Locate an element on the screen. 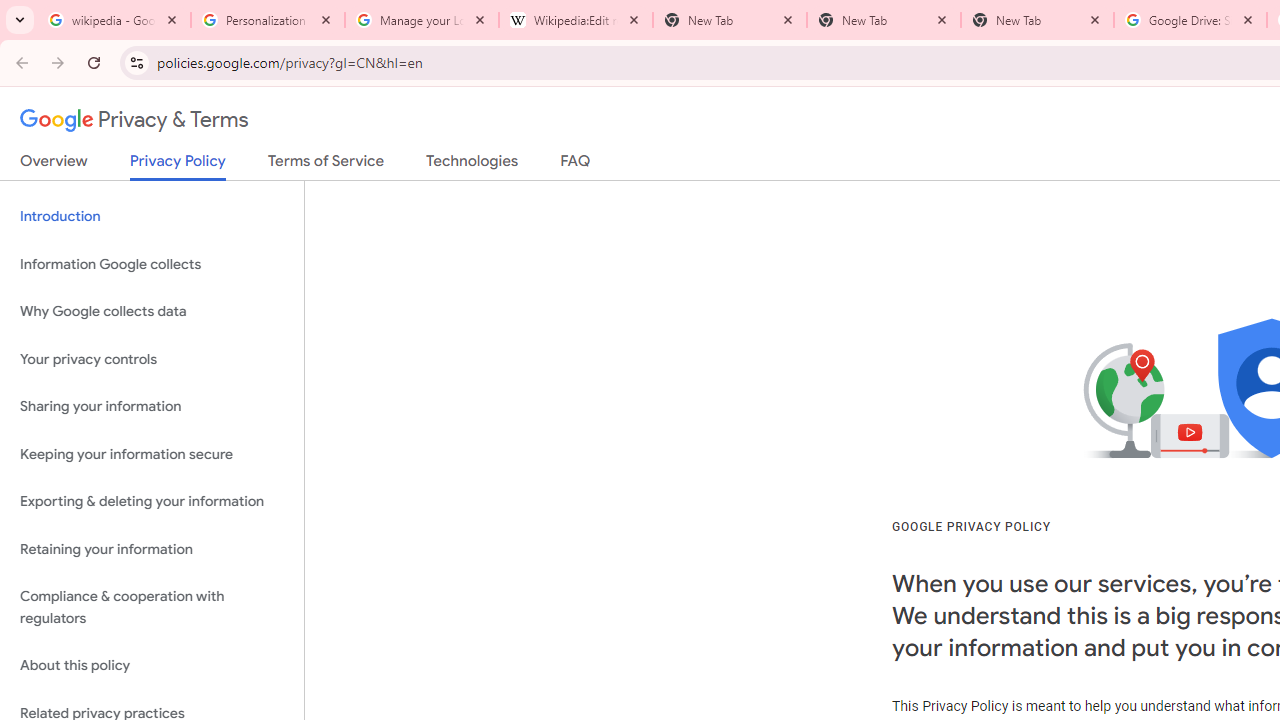 This screenshot has height=720, width=1280. 'Manage your Location History - Google Search Help' is located at coordinates (420, 20).